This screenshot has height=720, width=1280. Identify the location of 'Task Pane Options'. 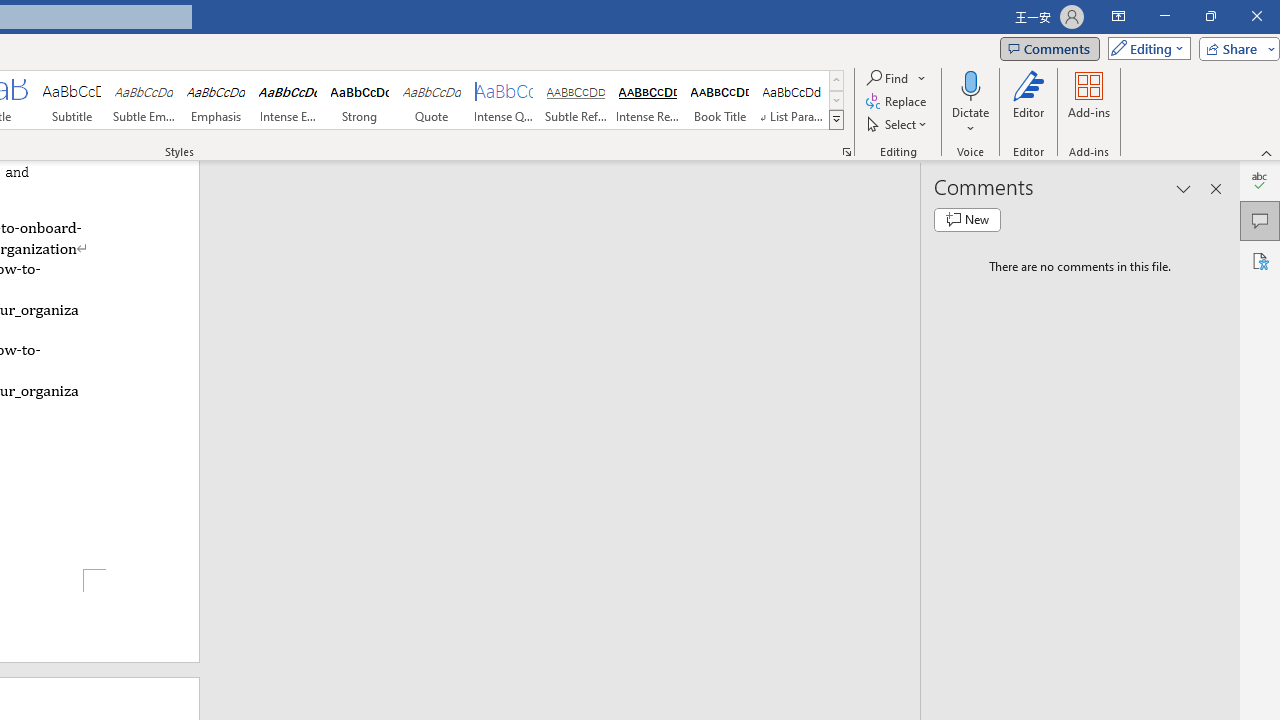
(1184, 189).